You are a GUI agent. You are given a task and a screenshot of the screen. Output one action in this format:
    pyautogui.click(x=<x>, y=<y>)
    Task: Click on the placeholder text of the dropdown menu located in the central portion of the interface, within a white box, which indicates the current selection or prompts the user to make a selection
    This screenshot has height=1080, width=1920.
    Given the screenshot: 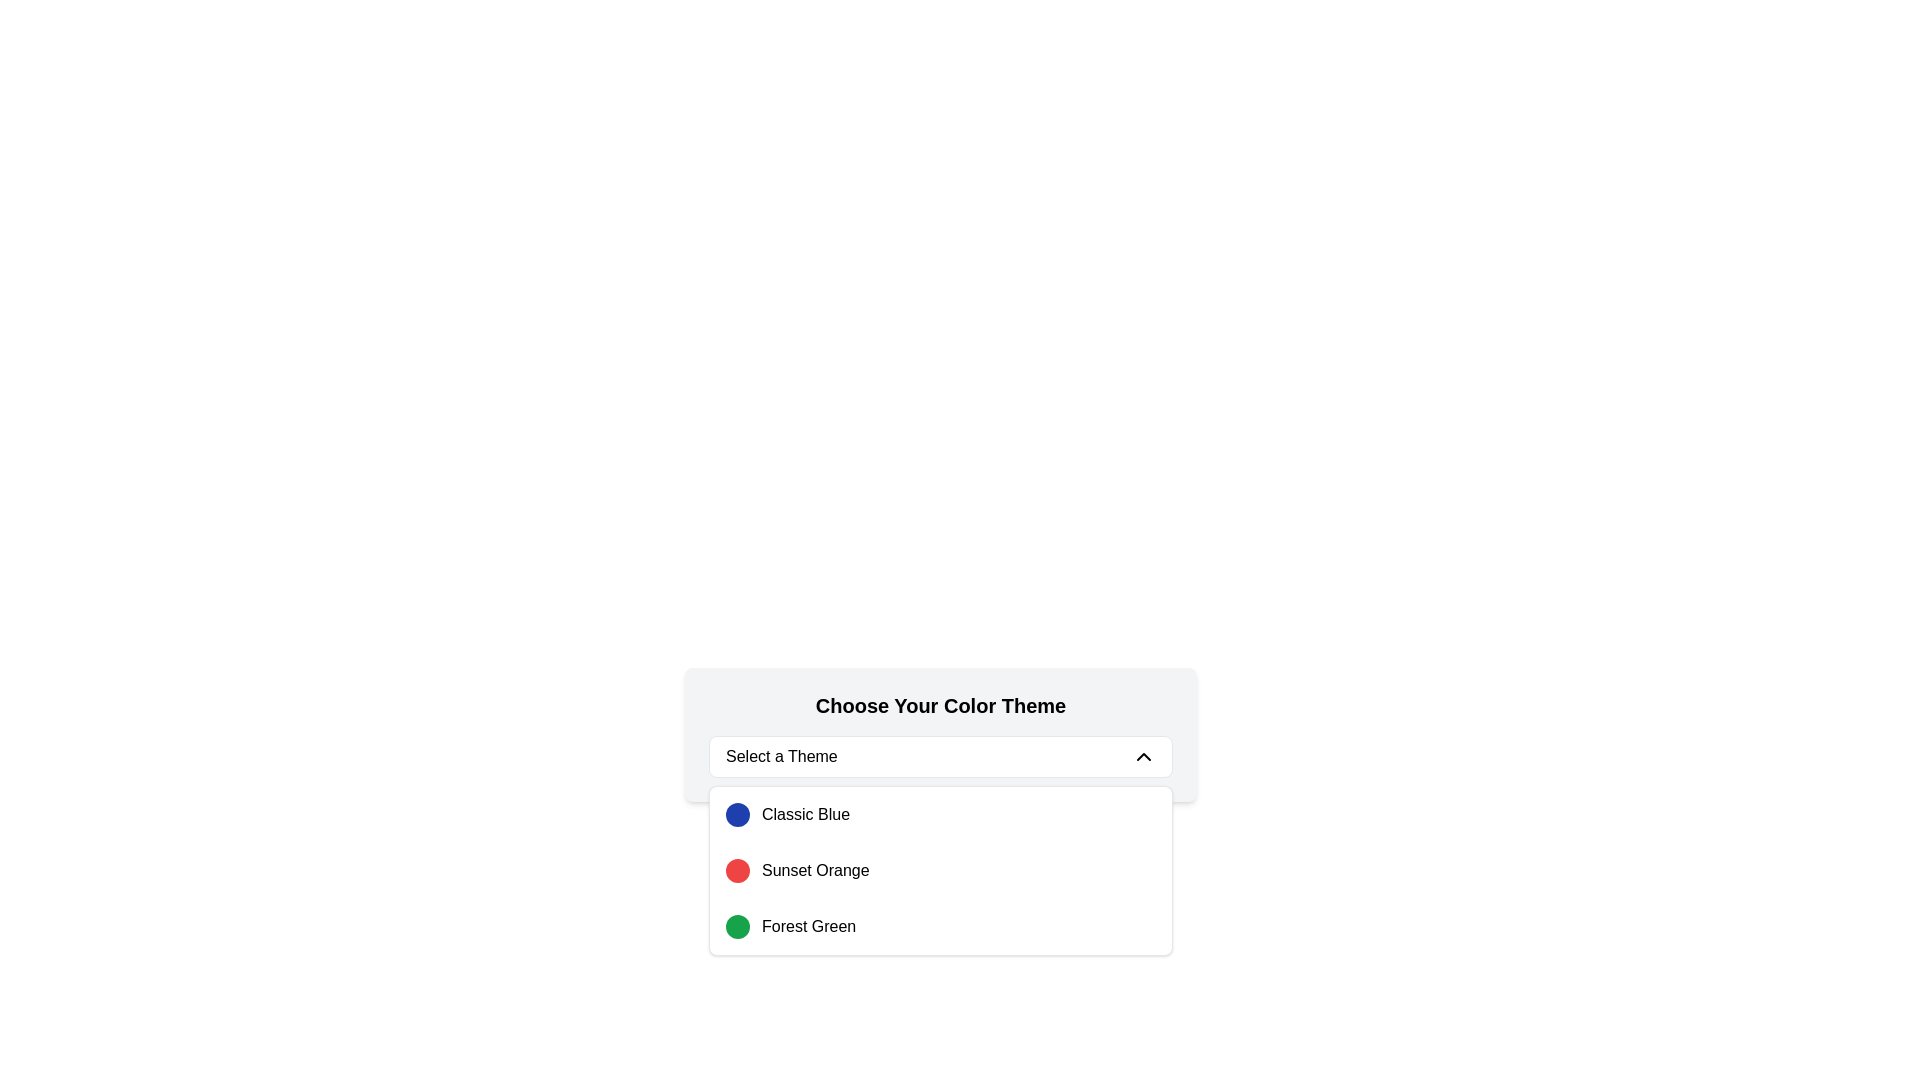 What is the action you would take?
    pyautogui.click(x=780, y=756)
    